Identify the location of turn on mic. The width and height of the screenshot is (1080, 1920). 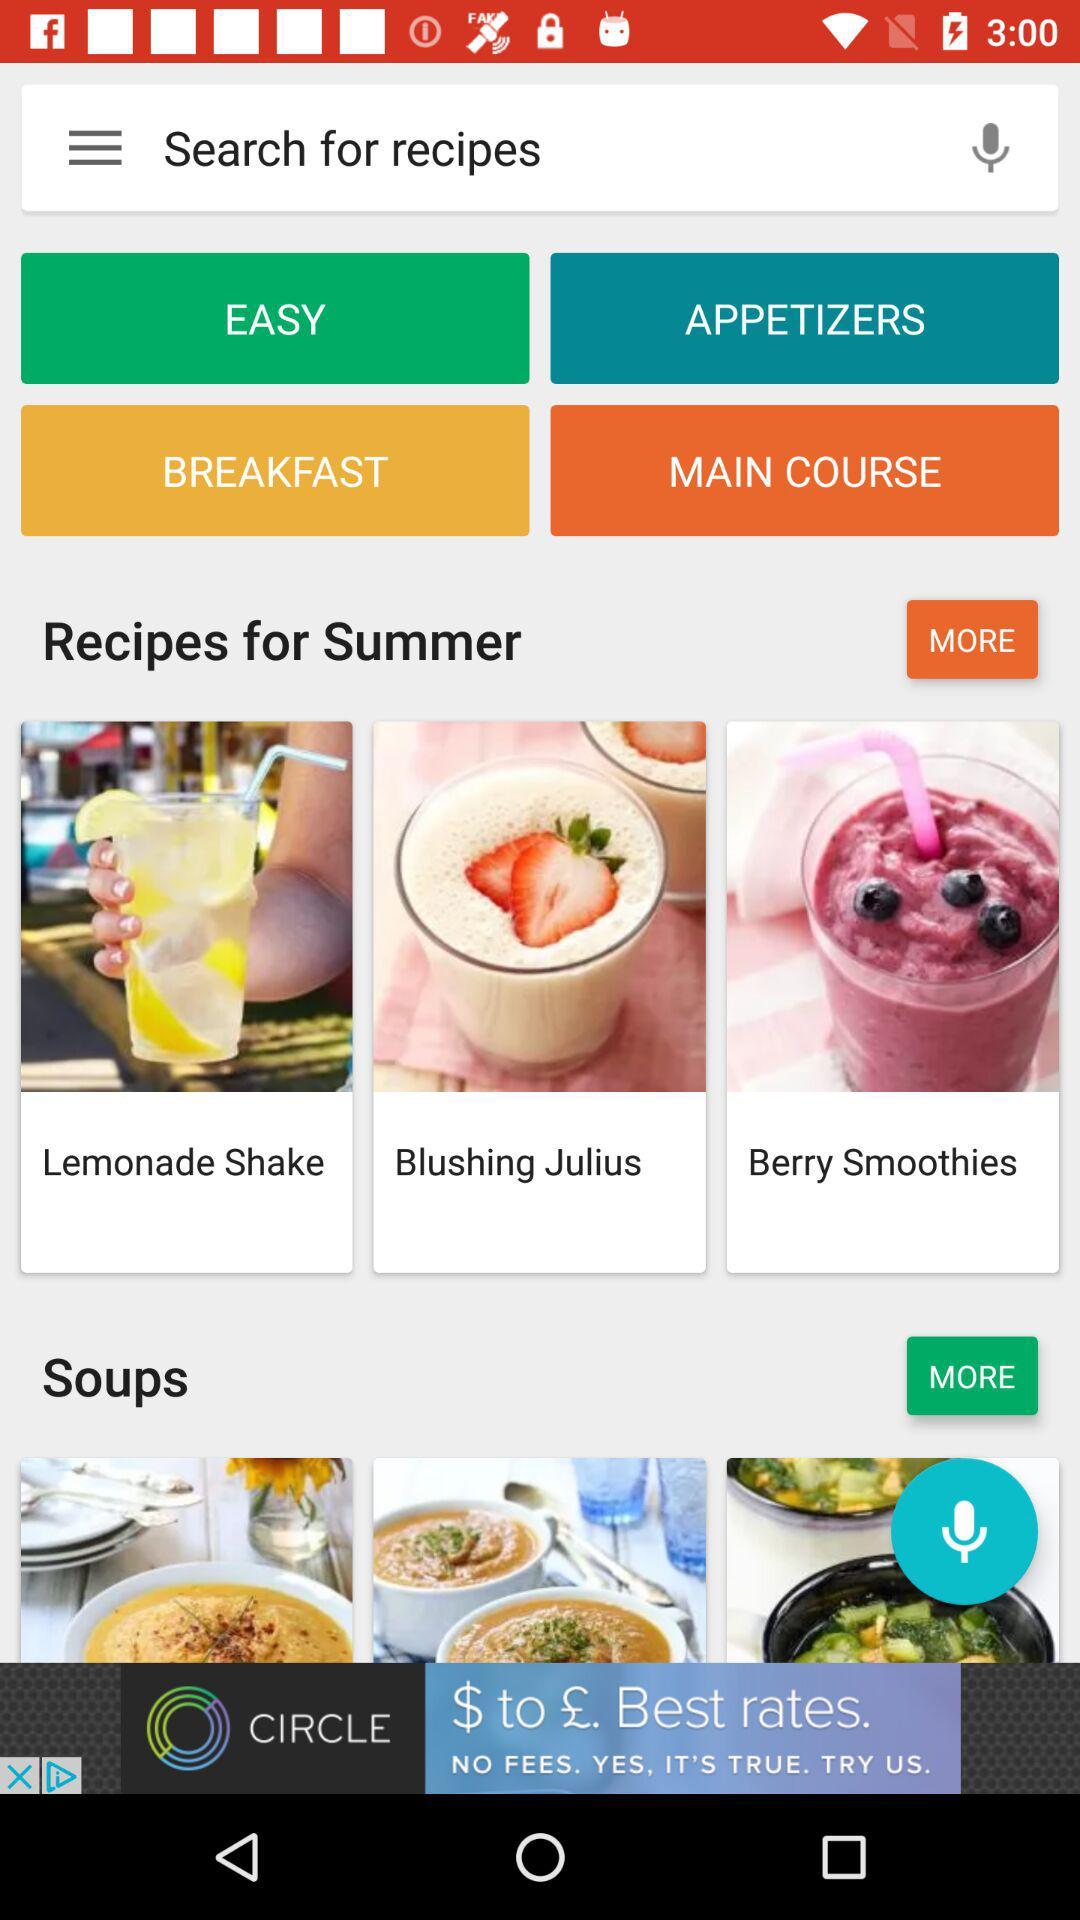
(963, 1530).